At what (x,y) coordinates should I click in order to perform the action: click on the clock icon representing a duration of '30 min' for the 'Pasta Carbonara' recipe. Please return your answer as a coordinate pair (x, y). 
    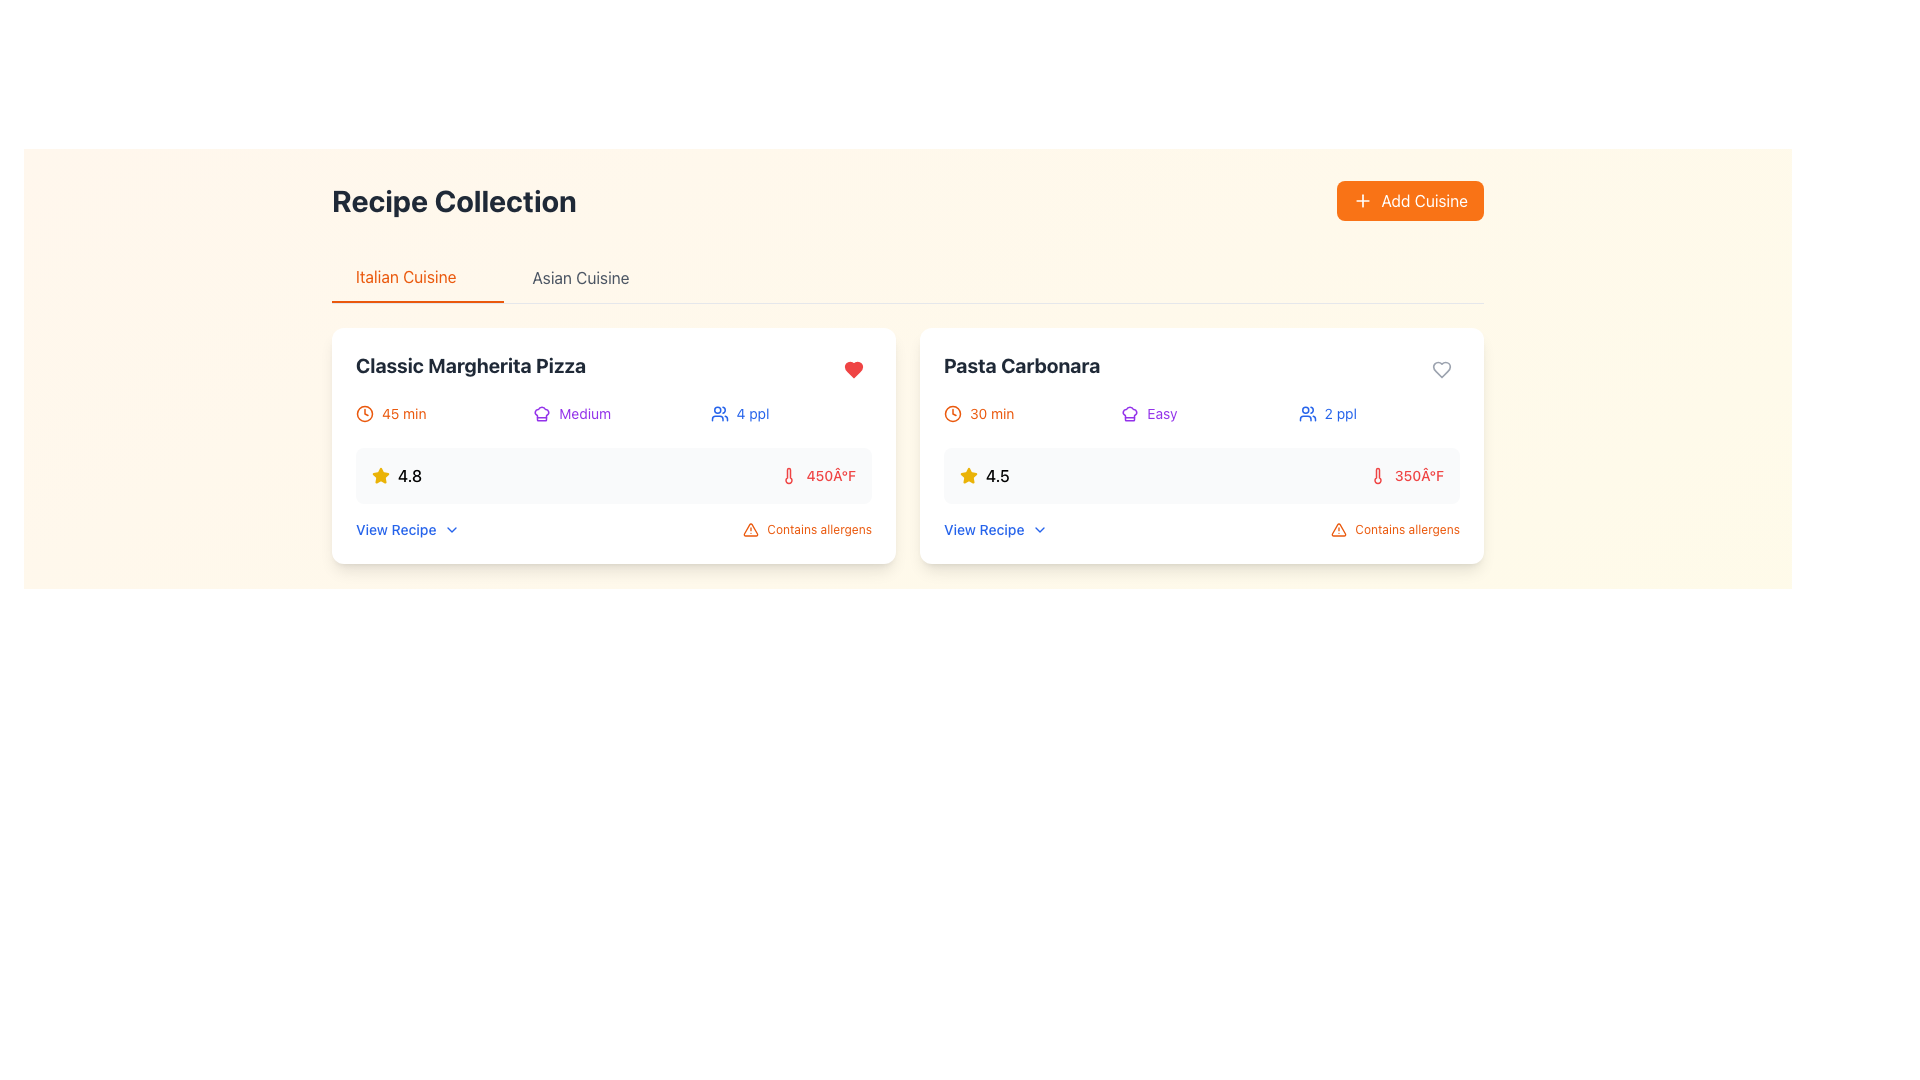
    Looking at the image, I should click on (952, 412).